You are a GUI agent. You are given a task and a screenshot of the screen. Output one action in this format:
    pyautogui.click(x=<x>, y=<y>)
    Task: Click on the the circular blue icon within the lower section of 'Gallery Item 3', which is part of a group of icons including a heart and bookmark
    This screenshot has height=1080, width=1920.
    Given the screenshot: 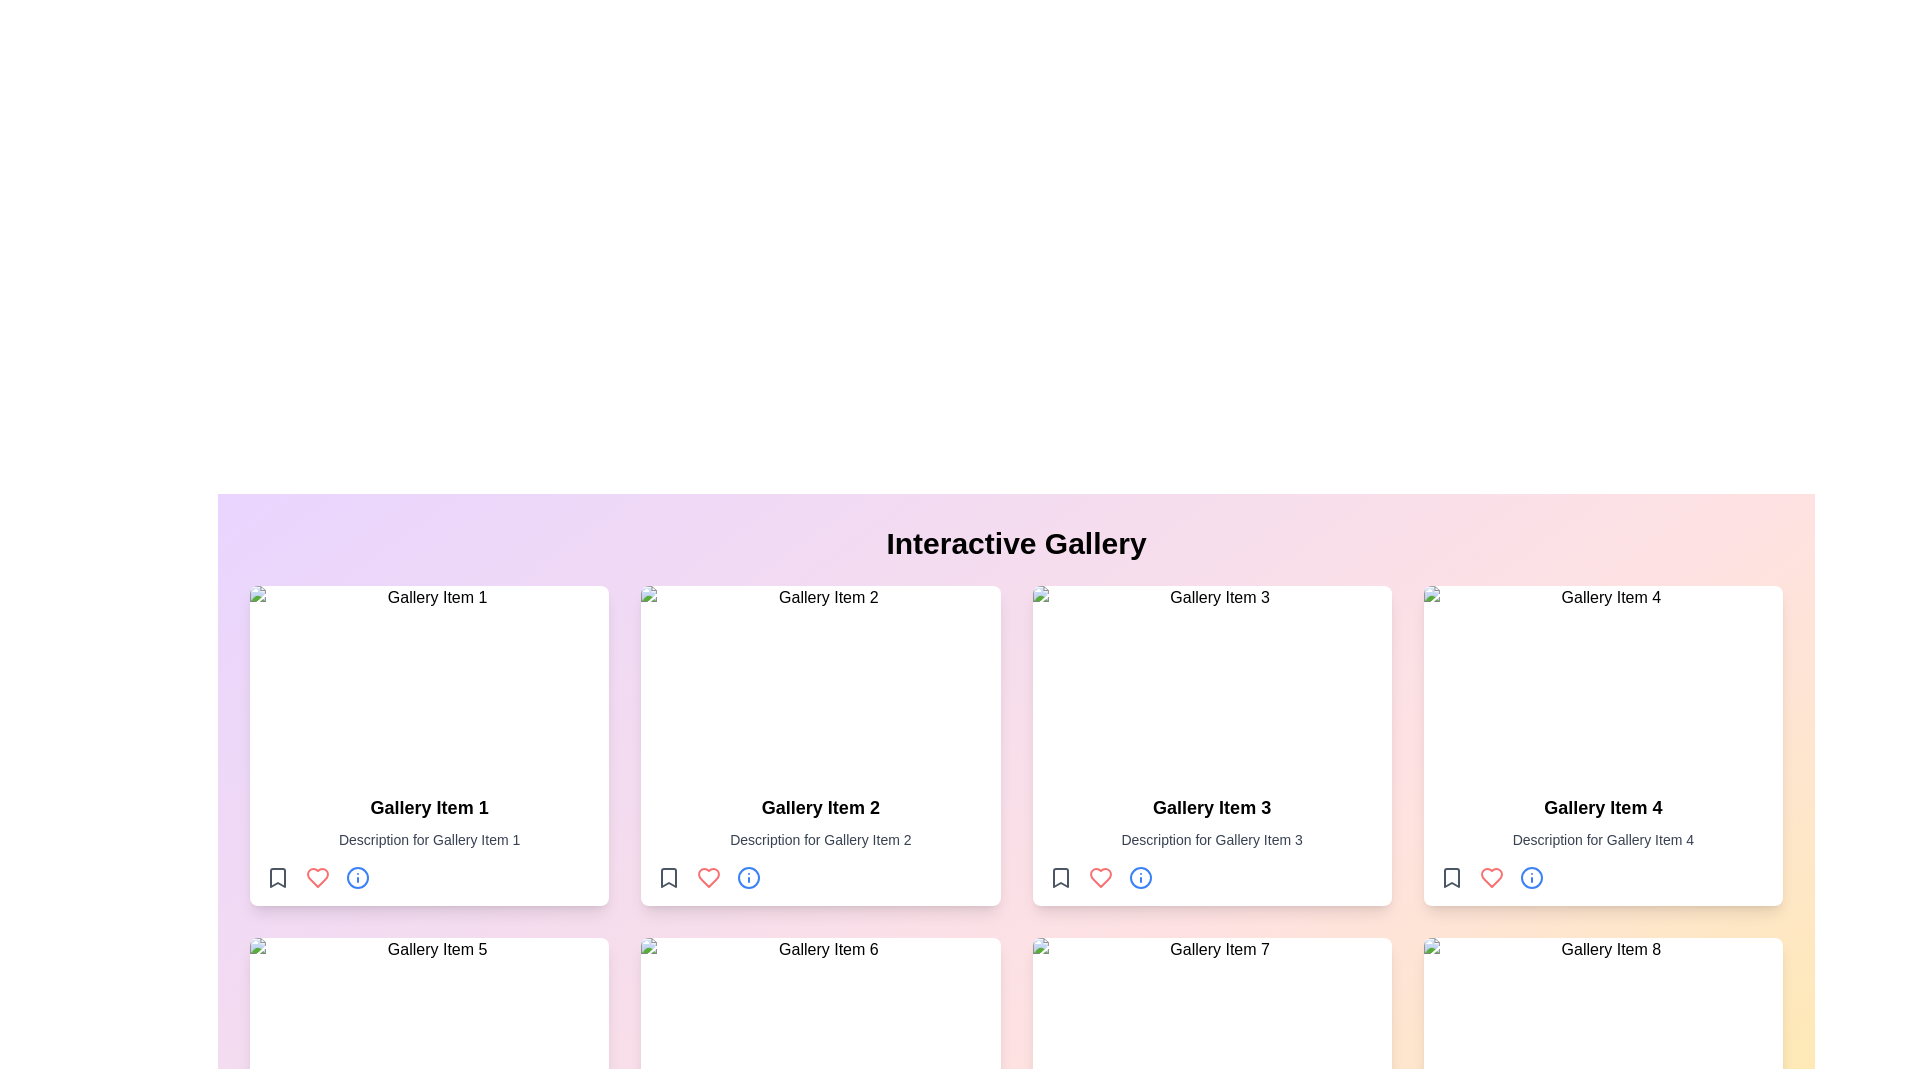 What is the action you would take?
    pyautogui.click(x=1140, y=877)
    